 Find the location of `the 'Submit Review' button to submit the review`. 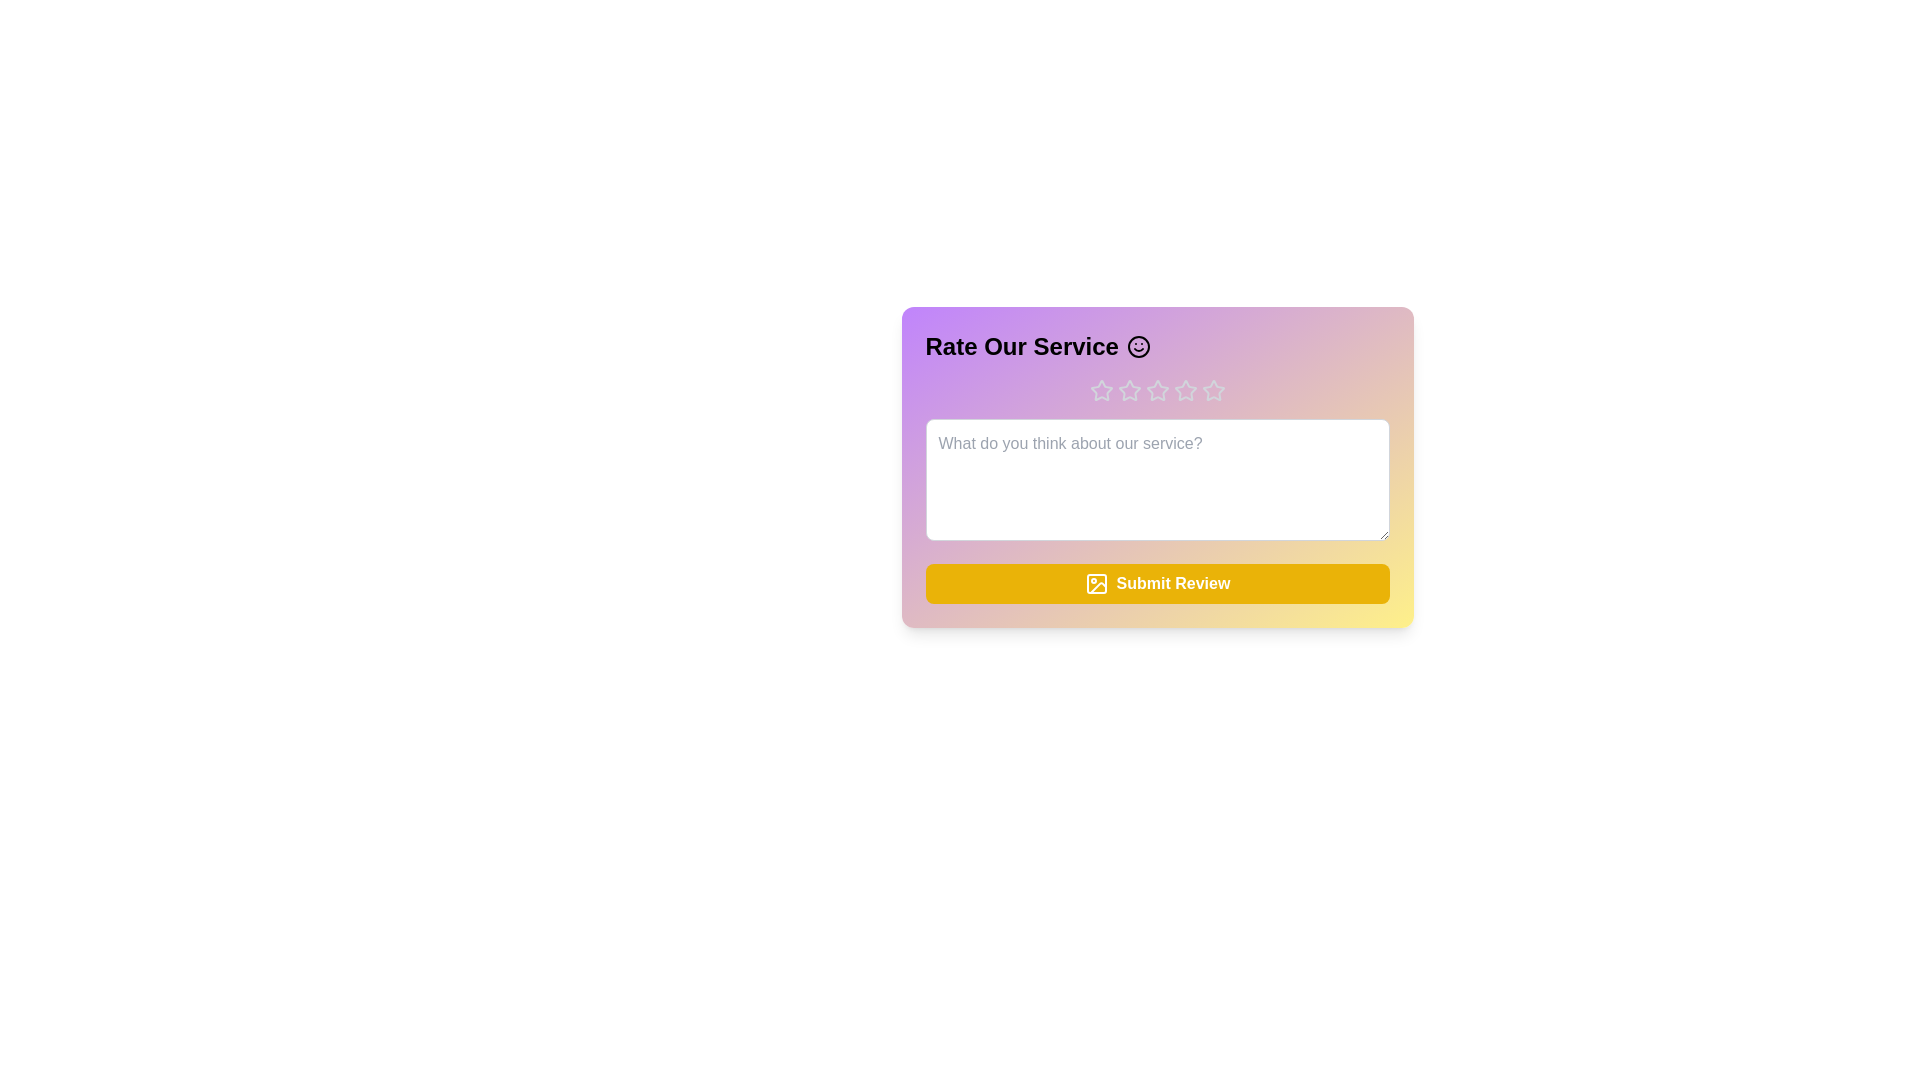

the 'Submit Review' button to submit the review is located at coordinates (1157, 583).